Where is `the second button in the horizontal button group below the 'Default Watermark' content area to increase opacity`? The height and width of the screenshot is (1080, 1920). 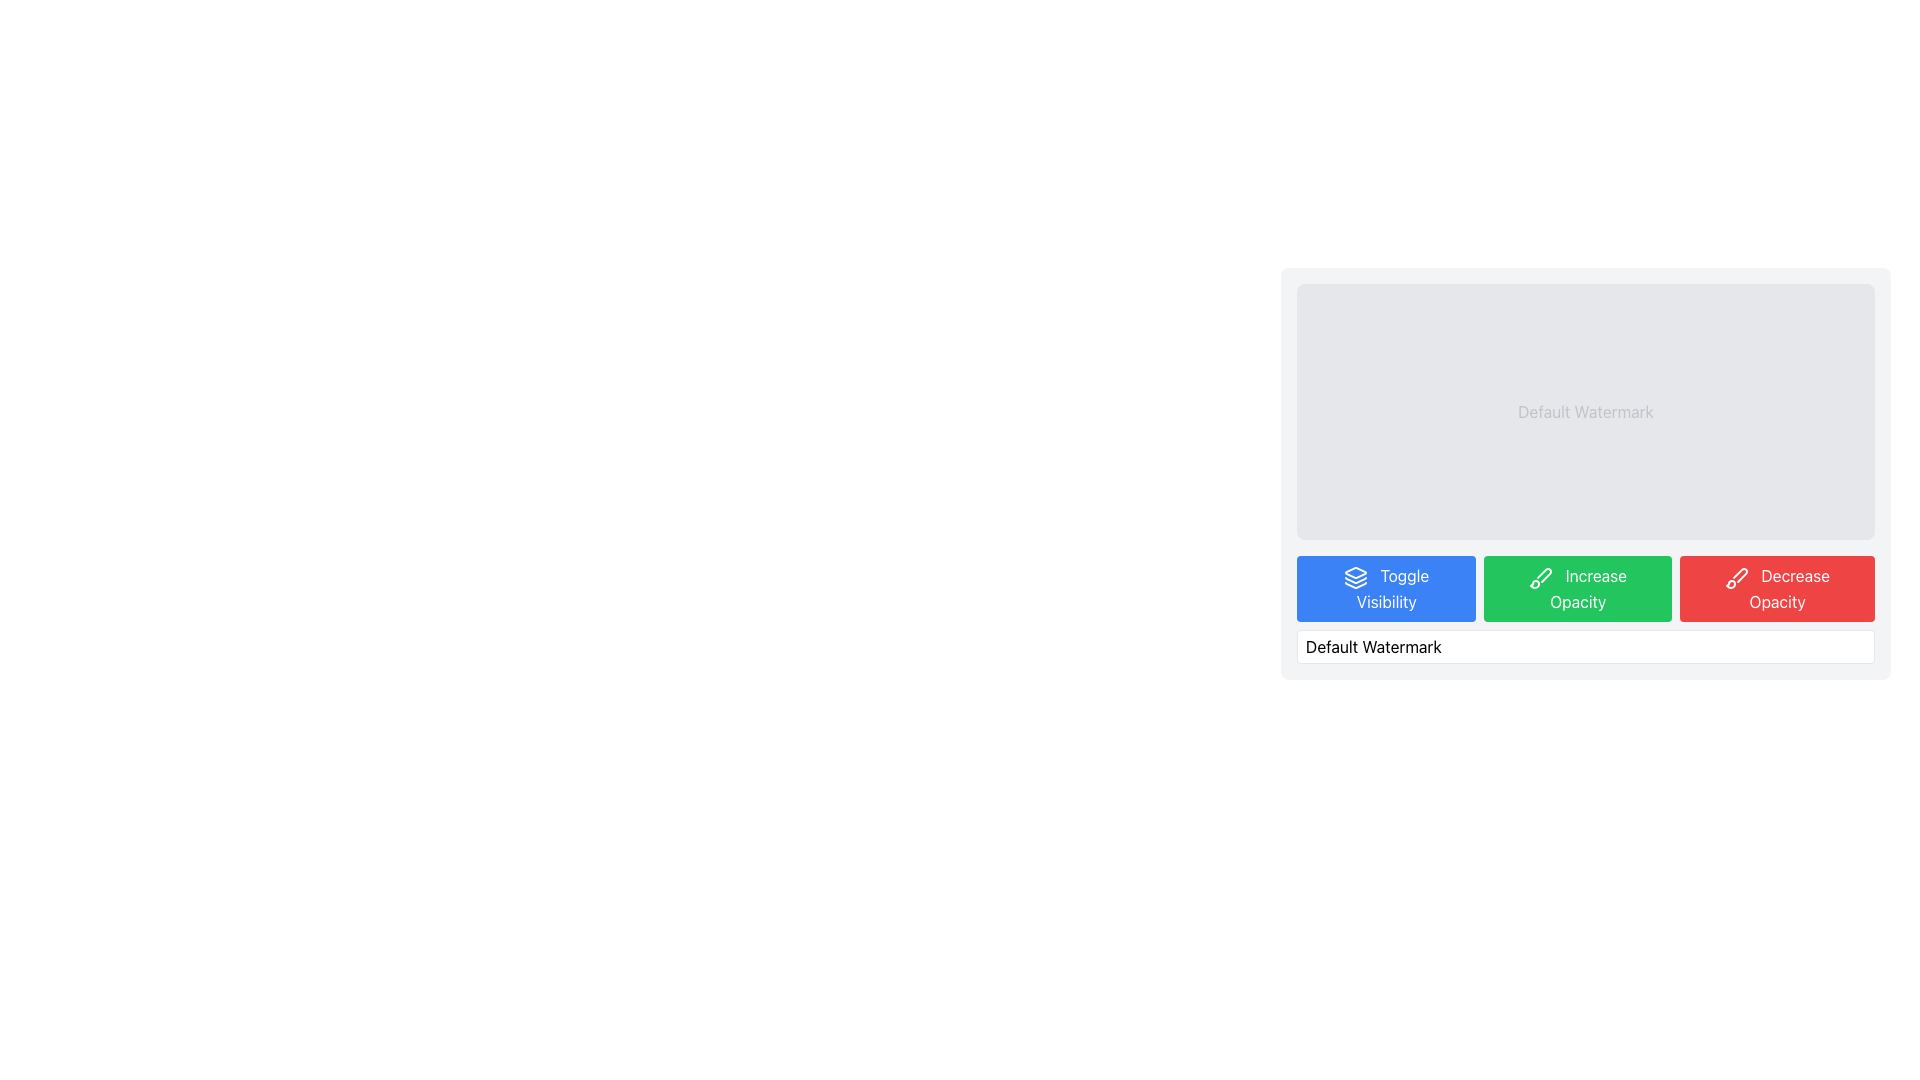 the second button in the horizontal button group below the 'Default Watermark' content area to increase opacity is located at coordinates (1584, 608).